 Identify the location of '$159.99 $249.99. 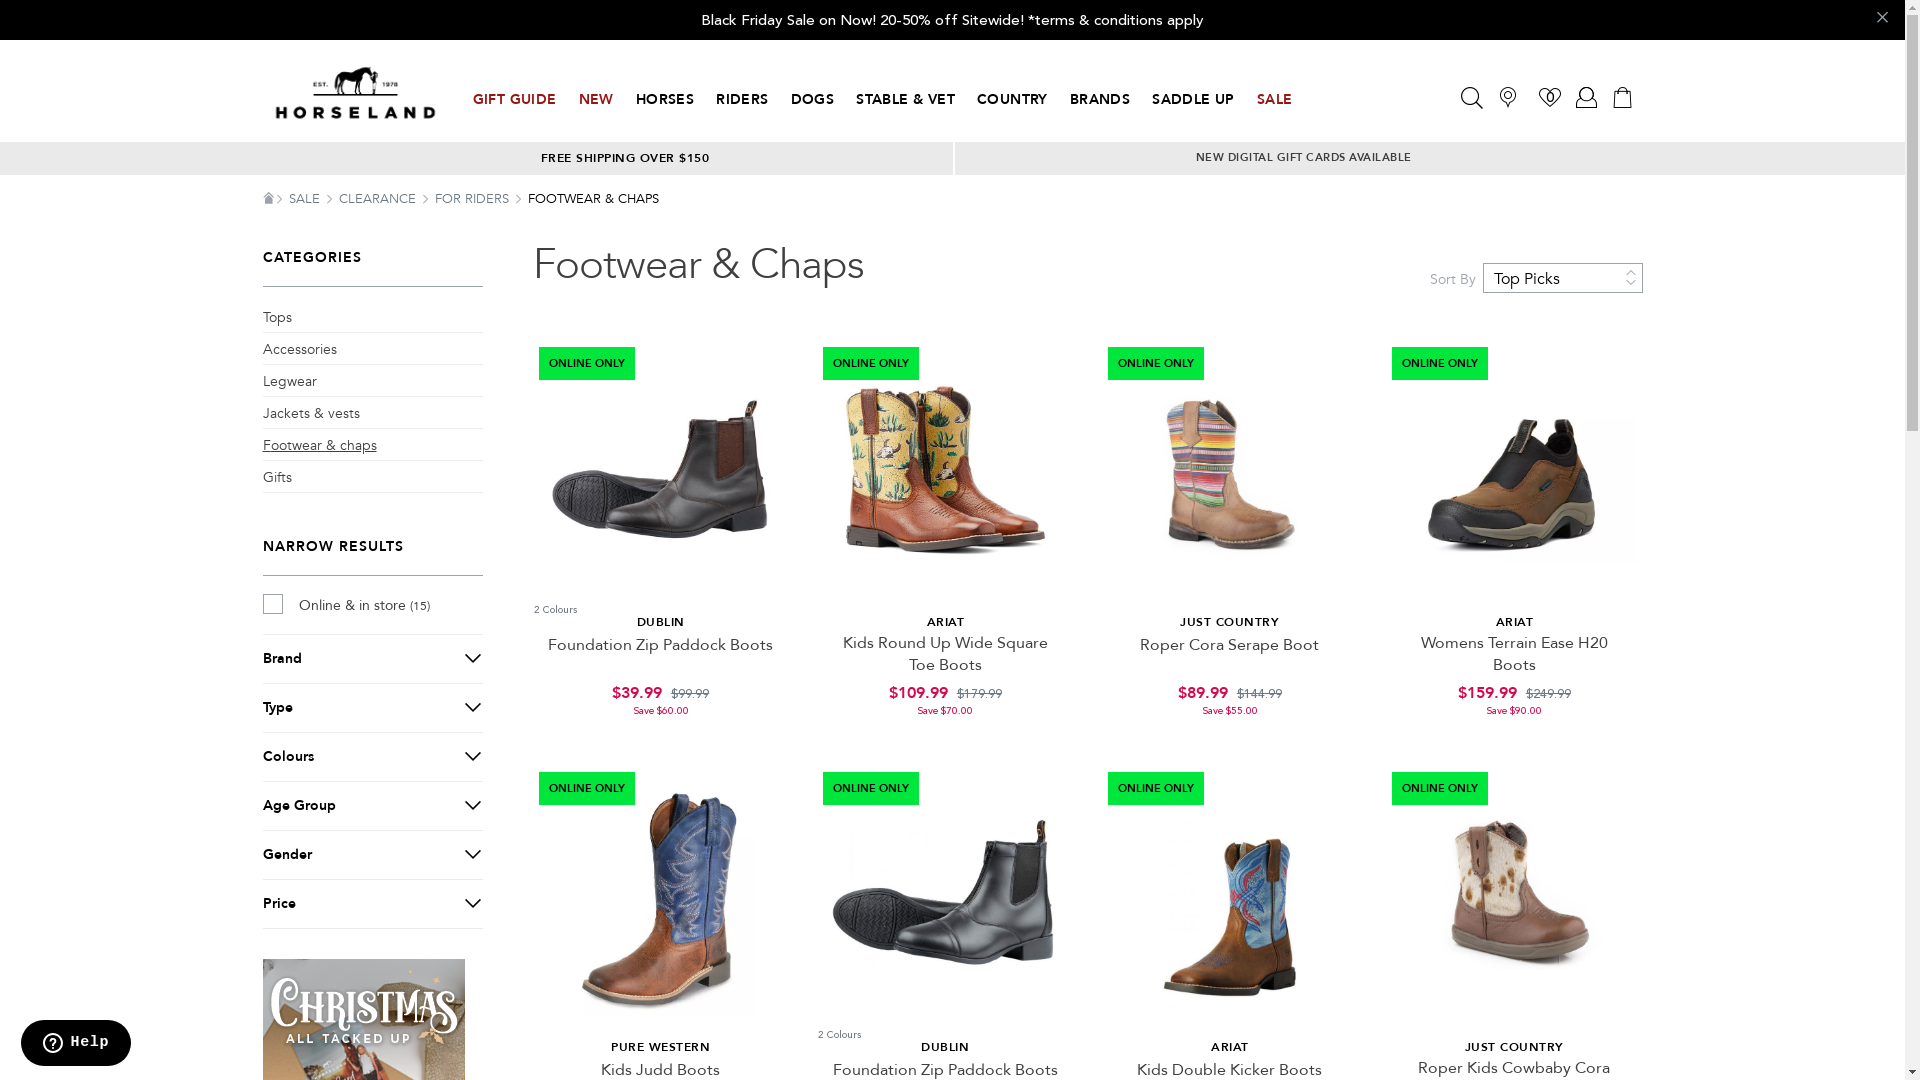
(1514, 697).